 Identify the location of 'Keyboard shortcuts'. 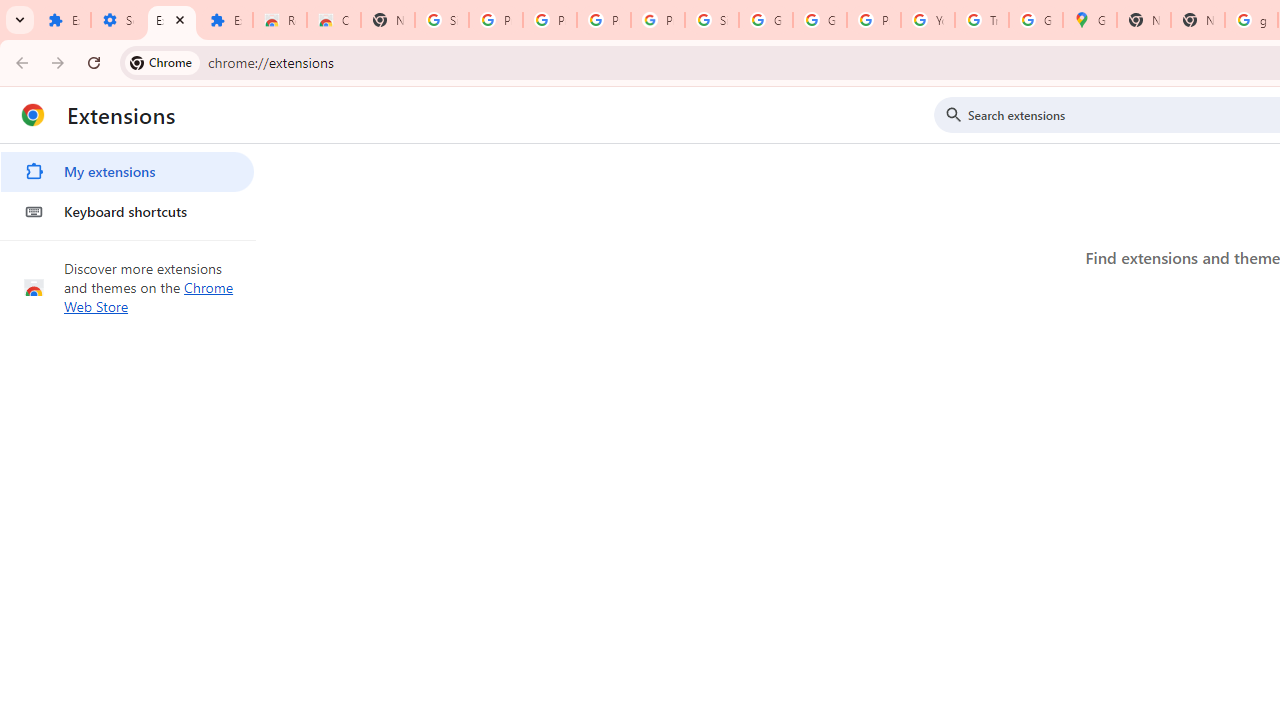
(126, 212).